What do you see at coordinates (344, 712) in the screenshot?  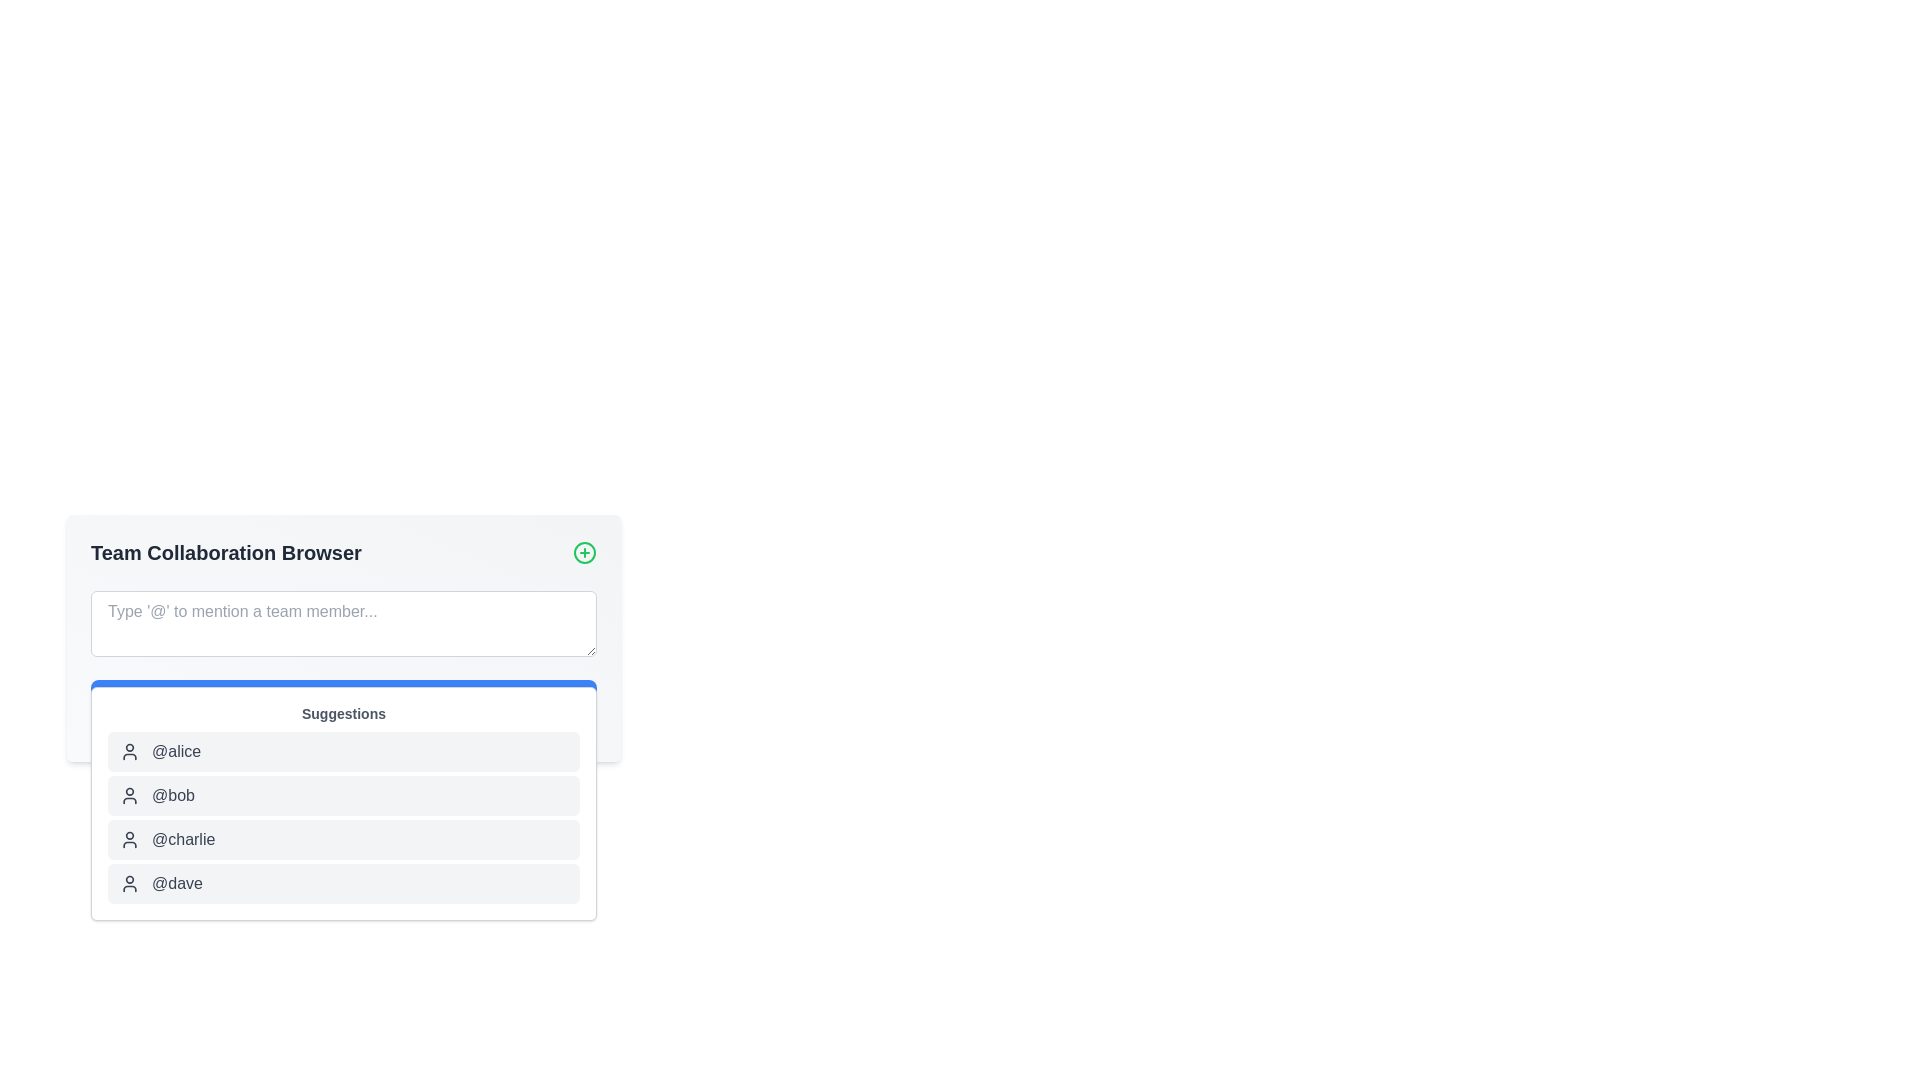 I see `the static text label displaying 'Suggestions' in bold gray font, which is located at the top of a dropdown box in a collaboration tool interface` at bounding box center [344, 712].